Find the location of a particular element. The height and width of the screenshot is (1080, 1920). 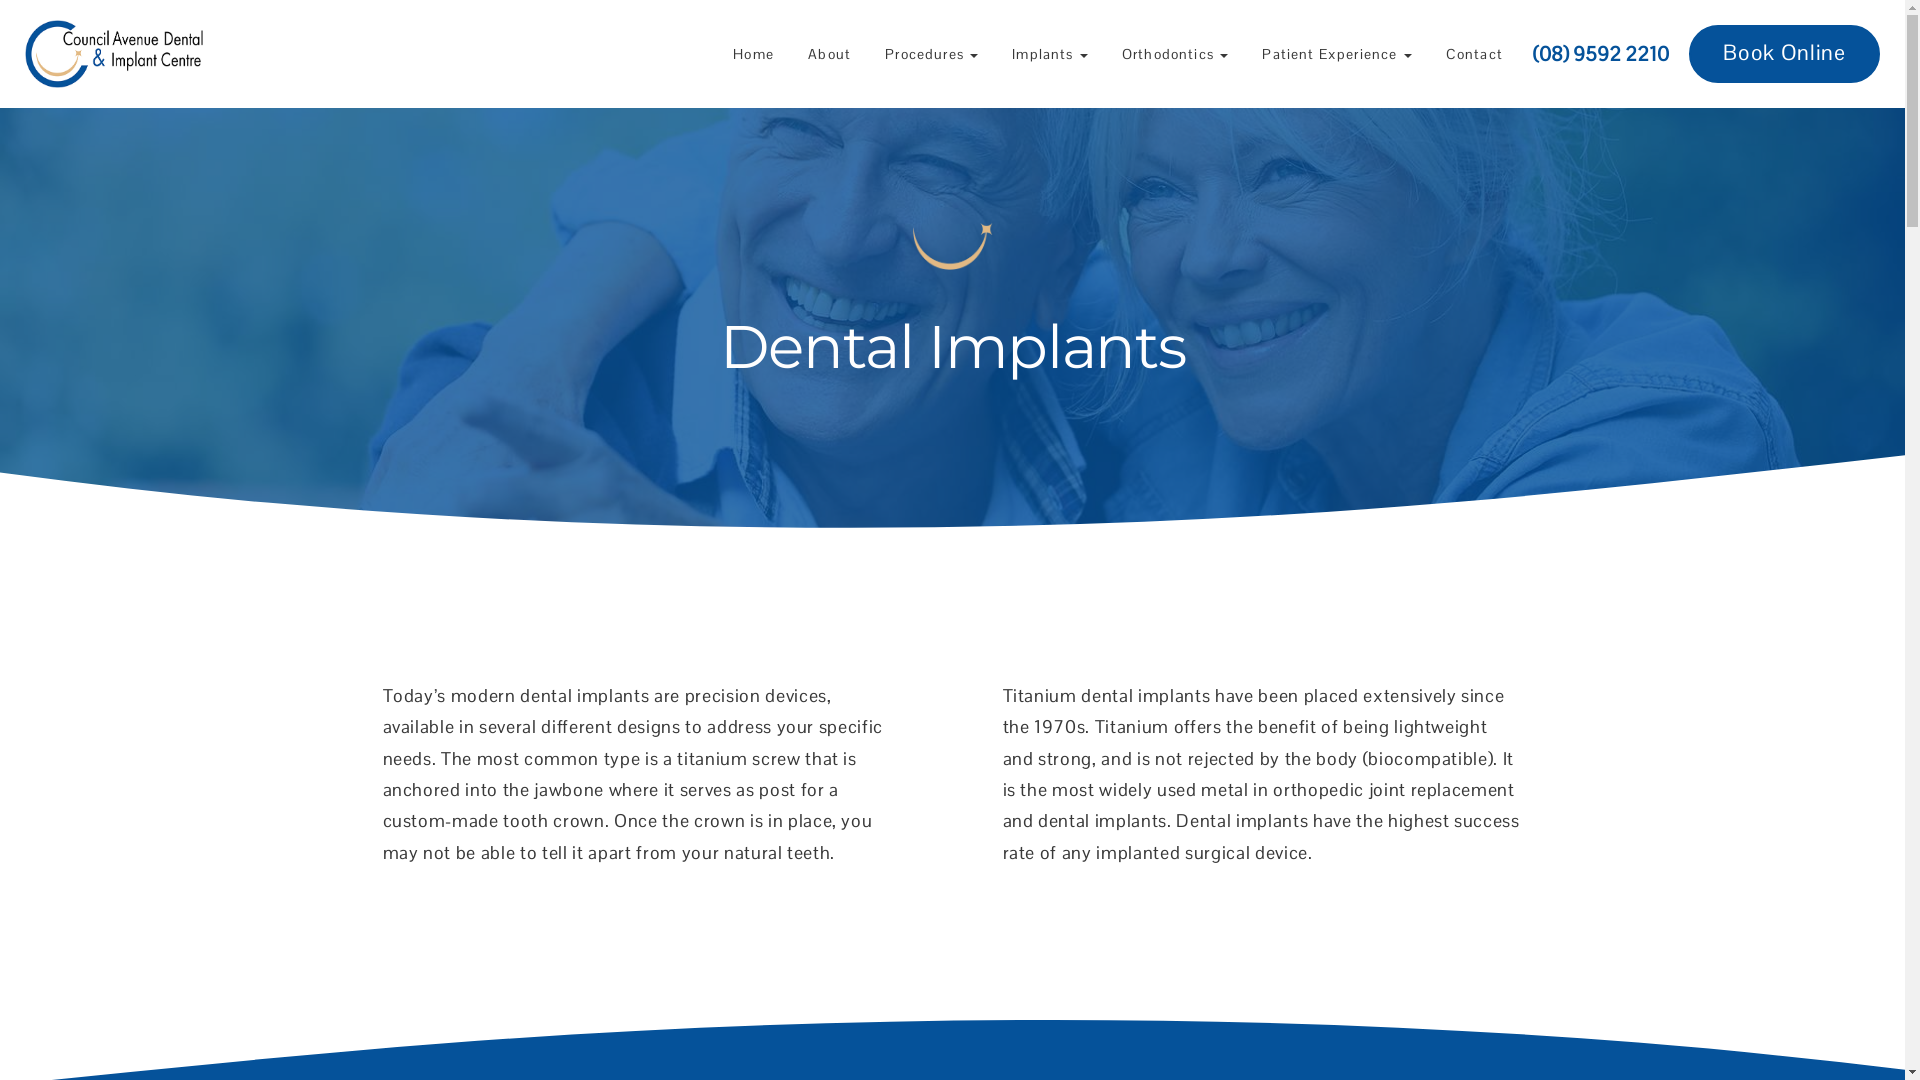

'Home' is located at coordinates (752, 53).